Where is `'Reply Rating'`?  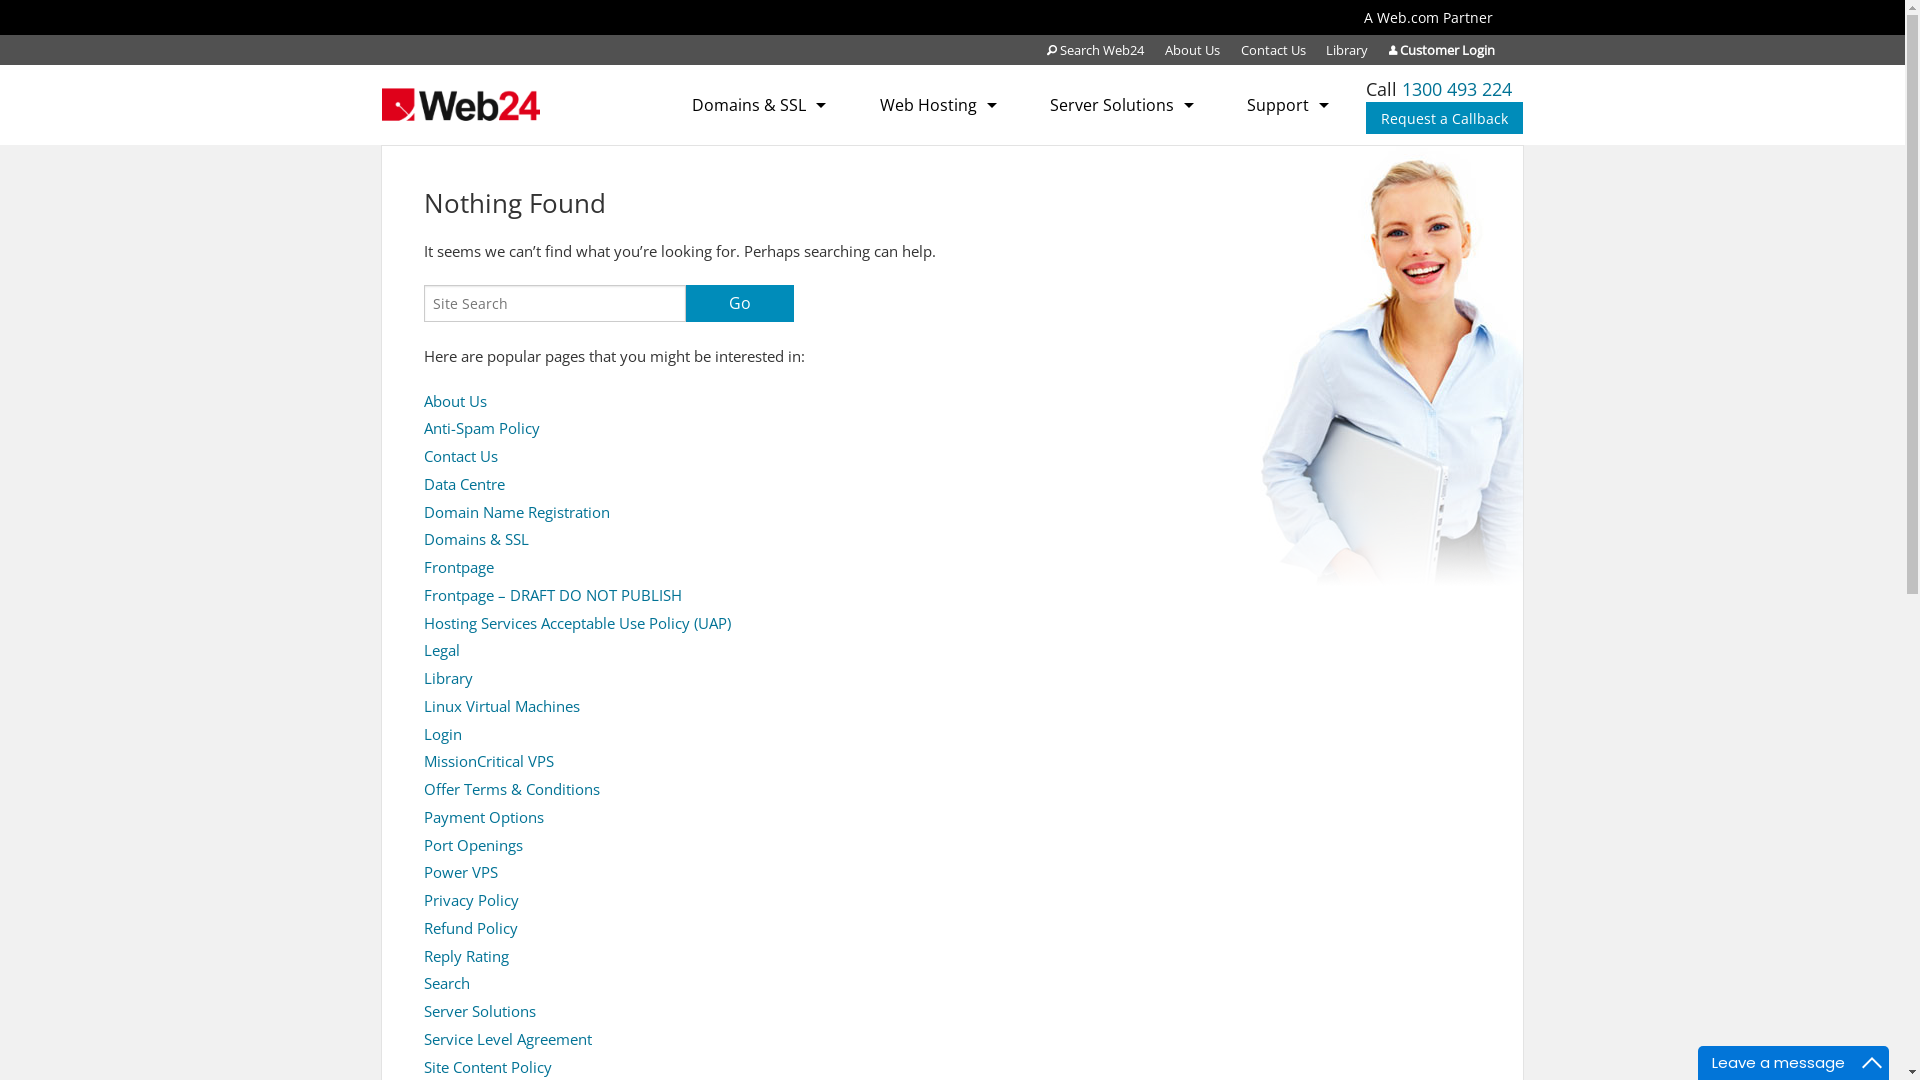 'Reply Rating' is located at coordinates (465, 955).